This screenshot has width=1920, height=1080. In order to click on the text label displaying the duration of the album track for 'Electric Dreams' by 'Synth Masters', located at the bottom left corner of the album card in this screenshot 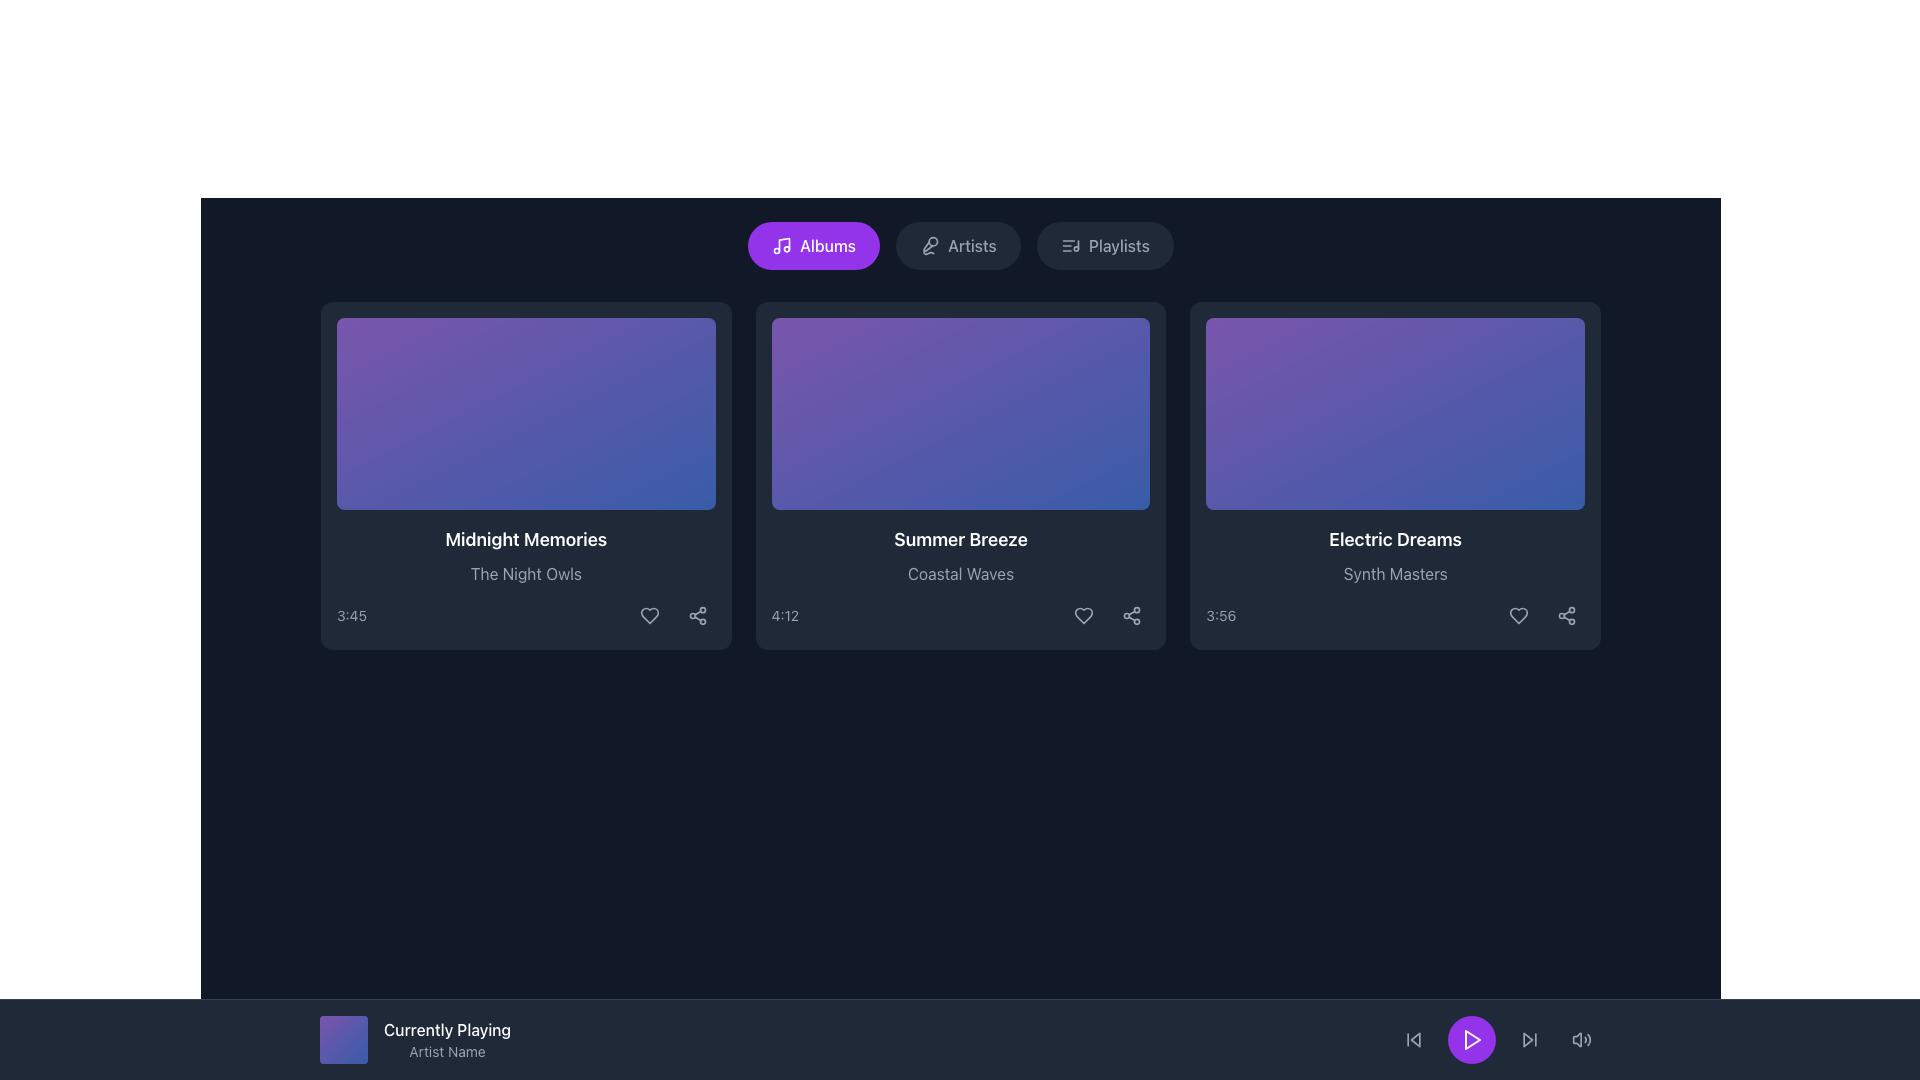, I will do `click(1220, 615)`.